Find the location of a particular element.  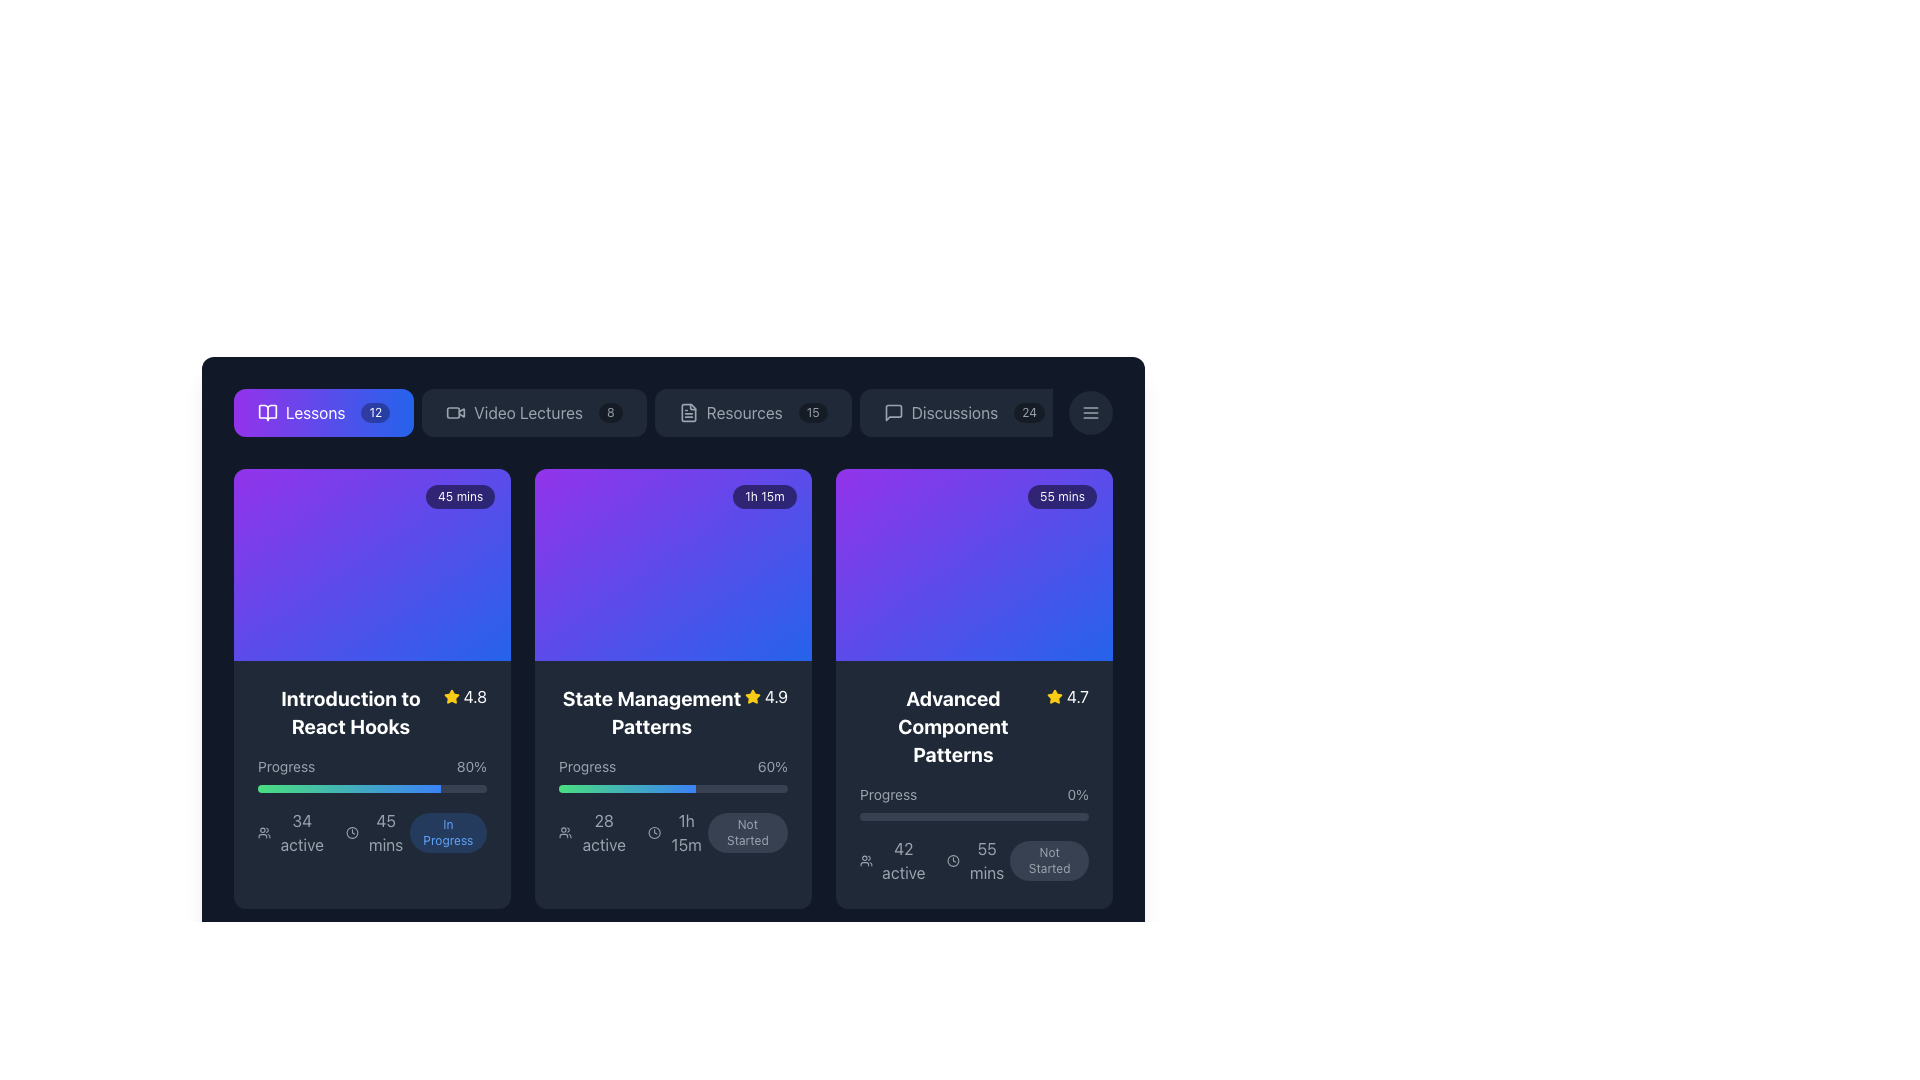

the Hamburger Menu icon located at the top-right corner of the navigation bar to potentially trigger visual feedback is located at coordinates (1089, 411).